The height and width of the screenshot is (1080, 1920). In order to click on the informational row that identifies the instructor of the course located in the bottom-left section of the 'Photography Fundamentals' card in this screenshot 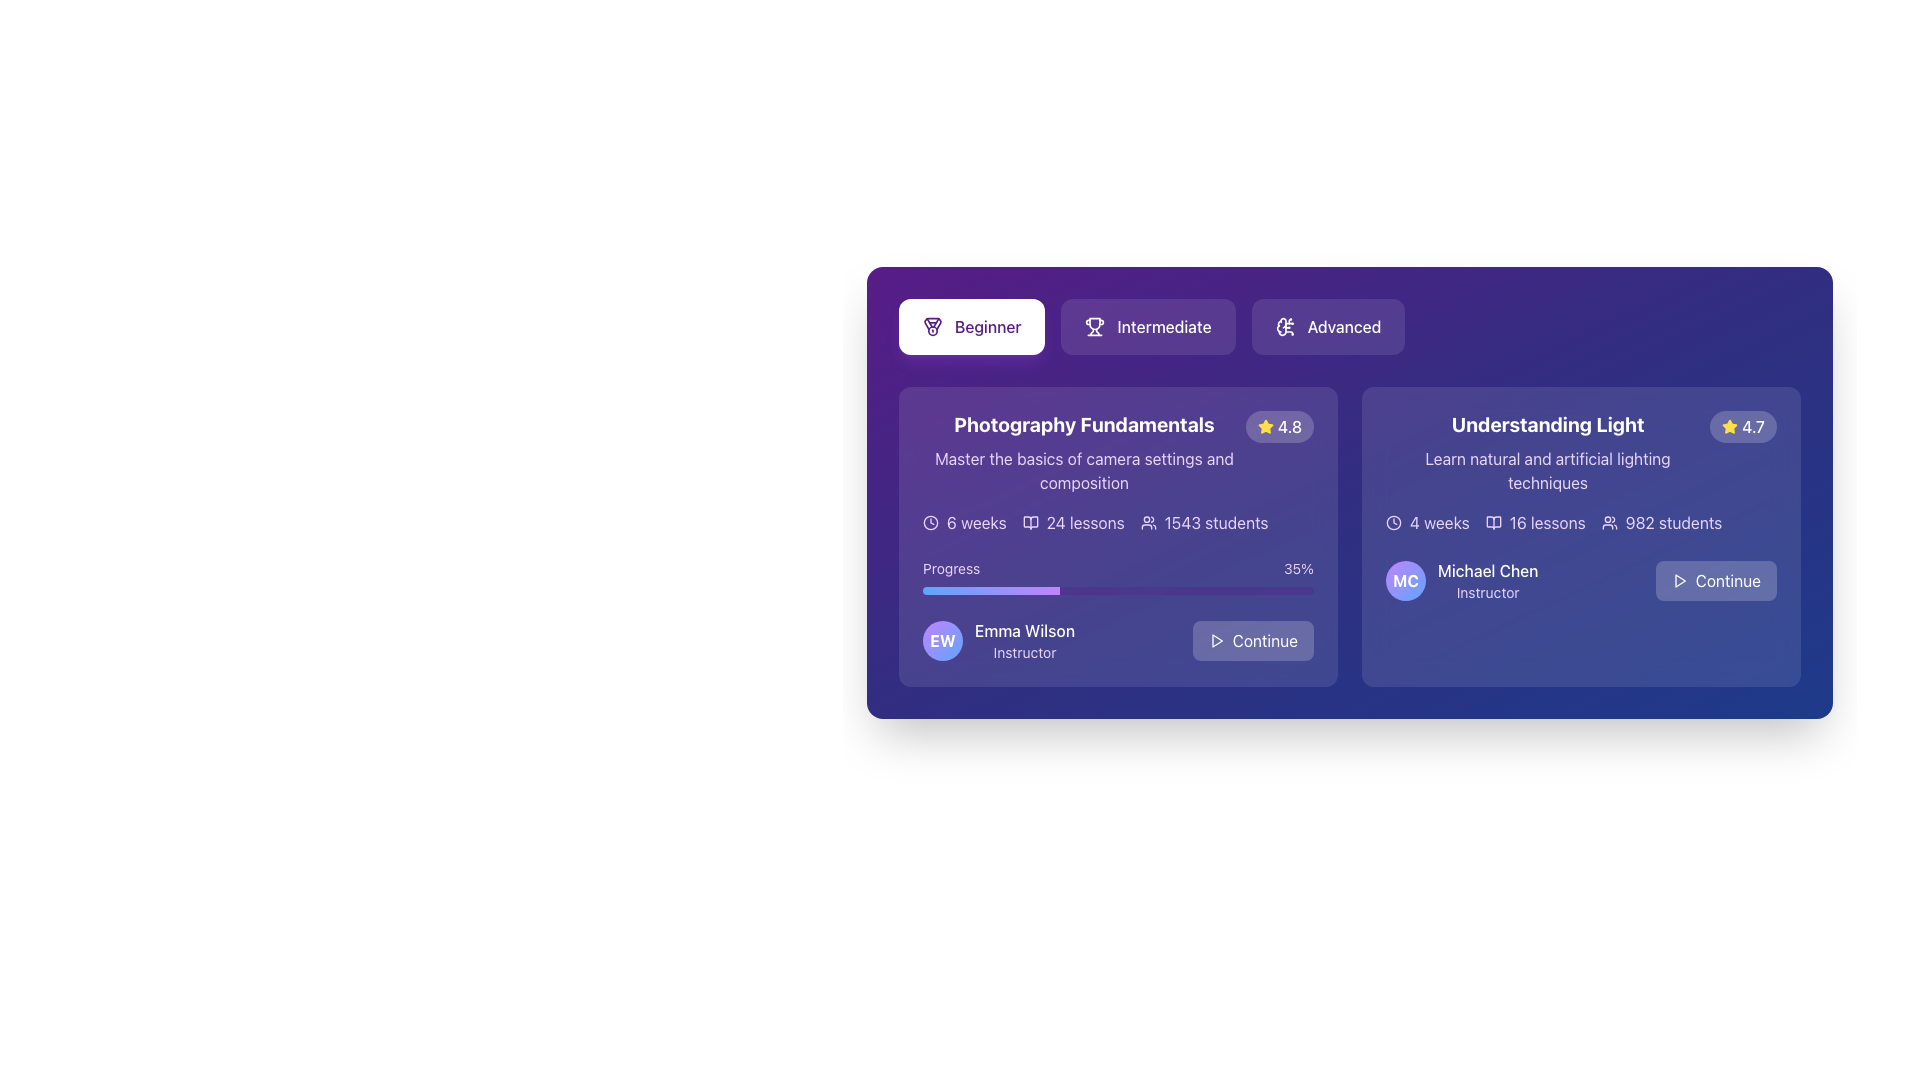, I will do `click(998, 640)`.